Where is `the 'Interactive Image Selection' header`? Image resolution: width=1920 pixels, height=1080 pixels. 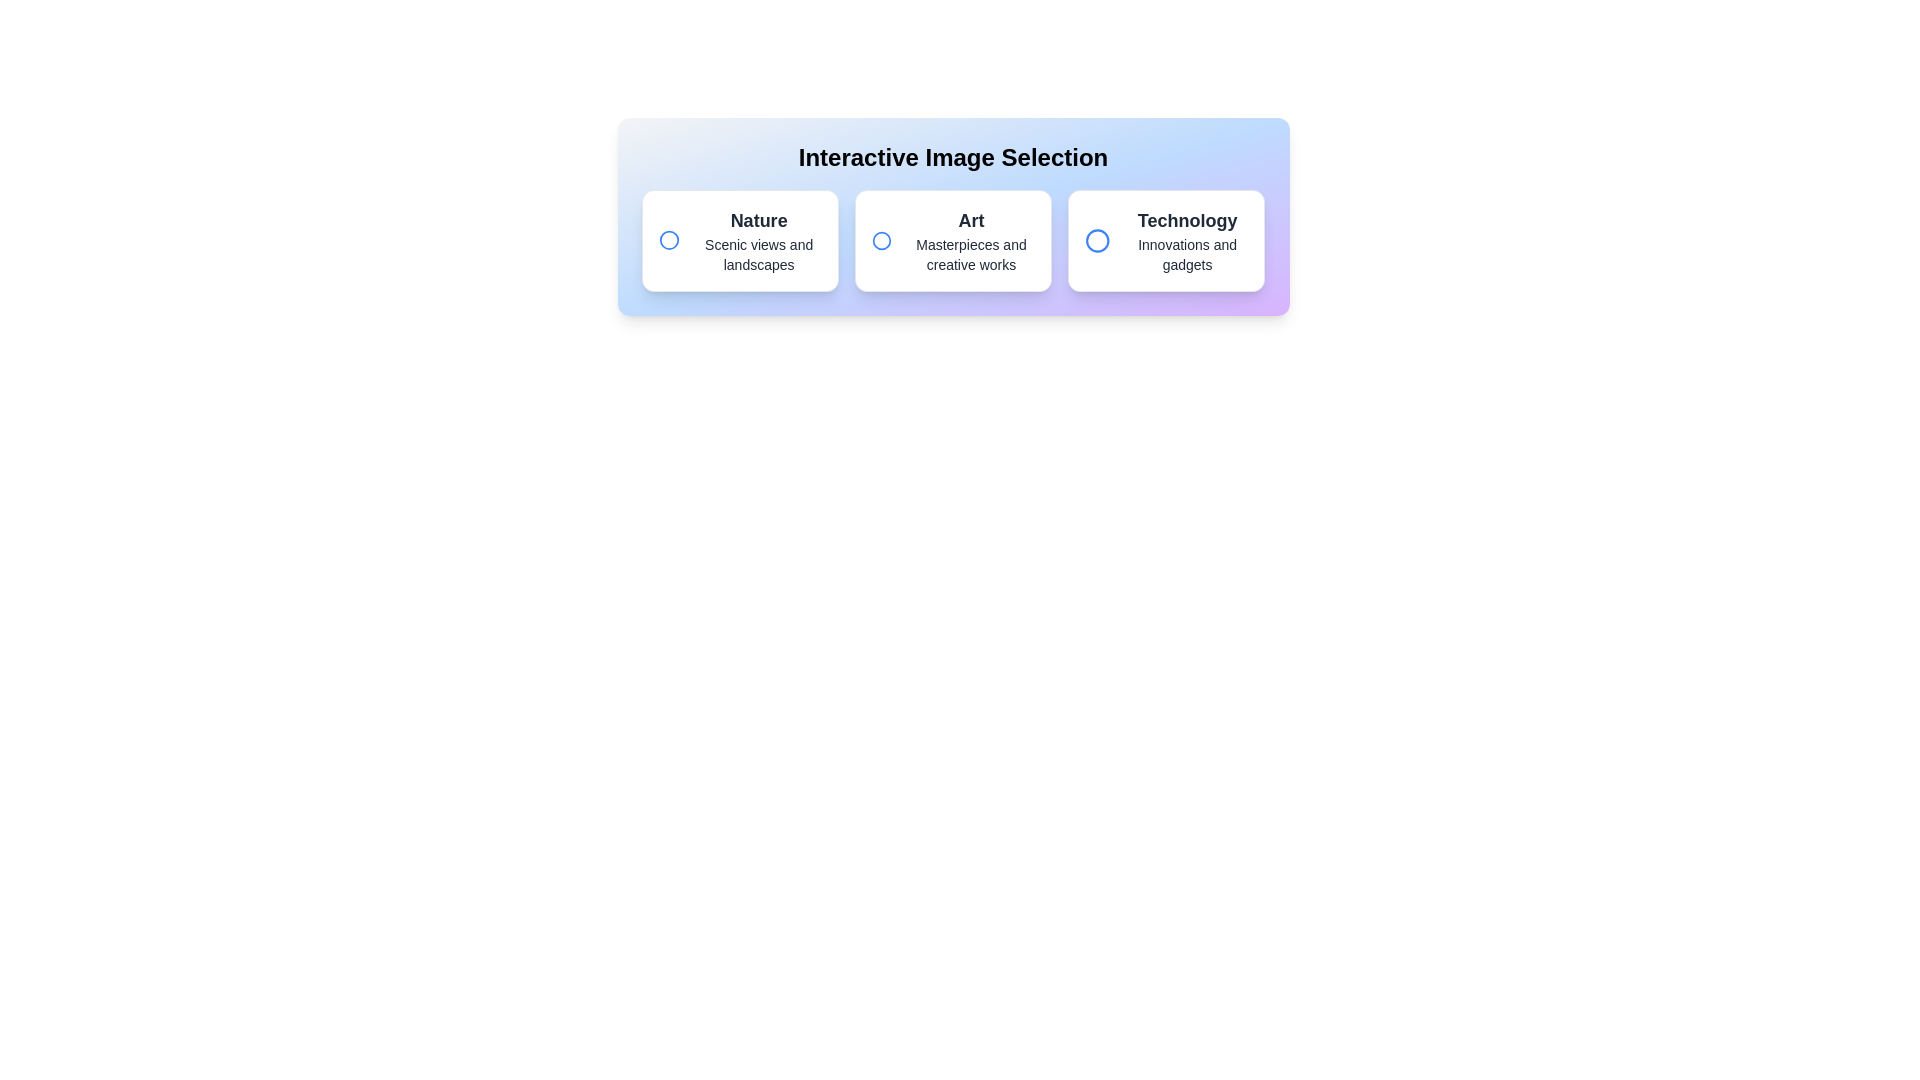 the 'Interactive Image Selection' header is located at coordinates (952, 157).